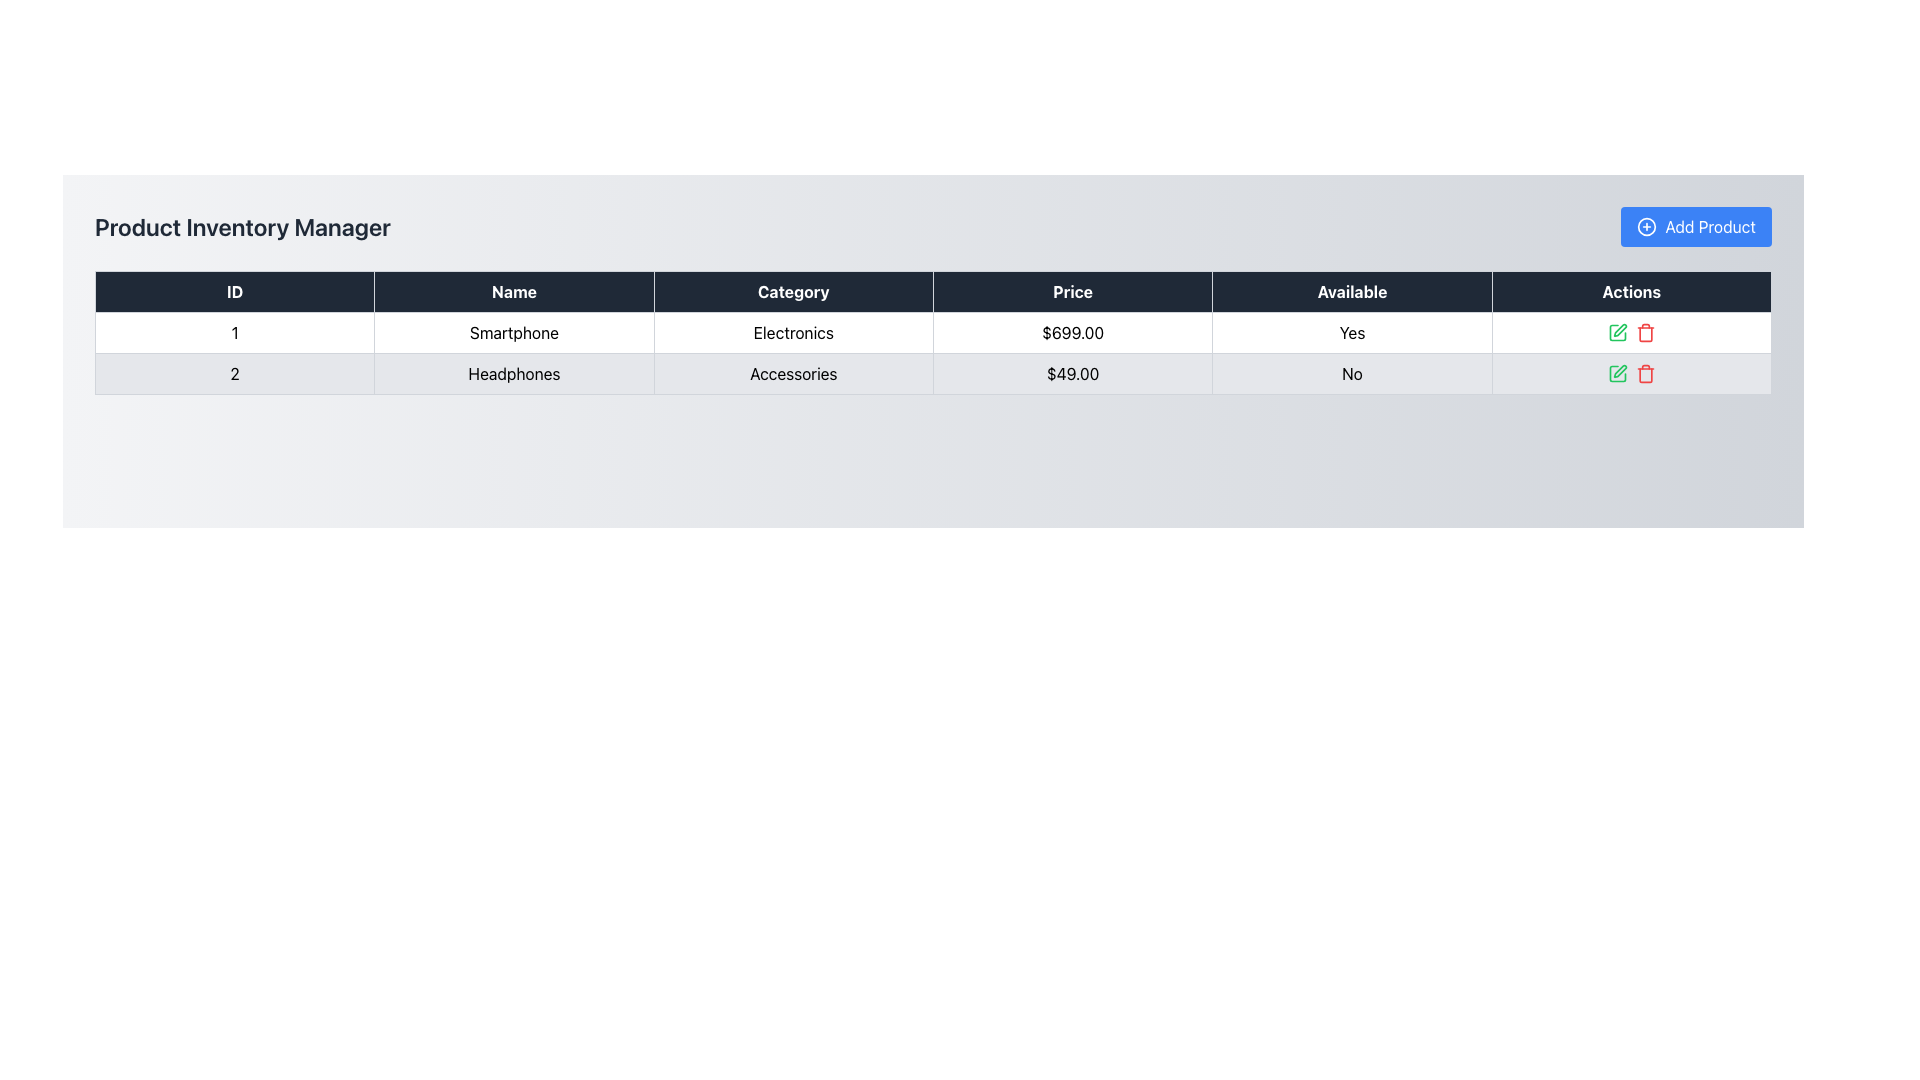 This screenshot has height=1080, width=1920. I want to click on the Text Element displaying '2' in the first column of the second row under the 'ID' header, so click(235, 374).